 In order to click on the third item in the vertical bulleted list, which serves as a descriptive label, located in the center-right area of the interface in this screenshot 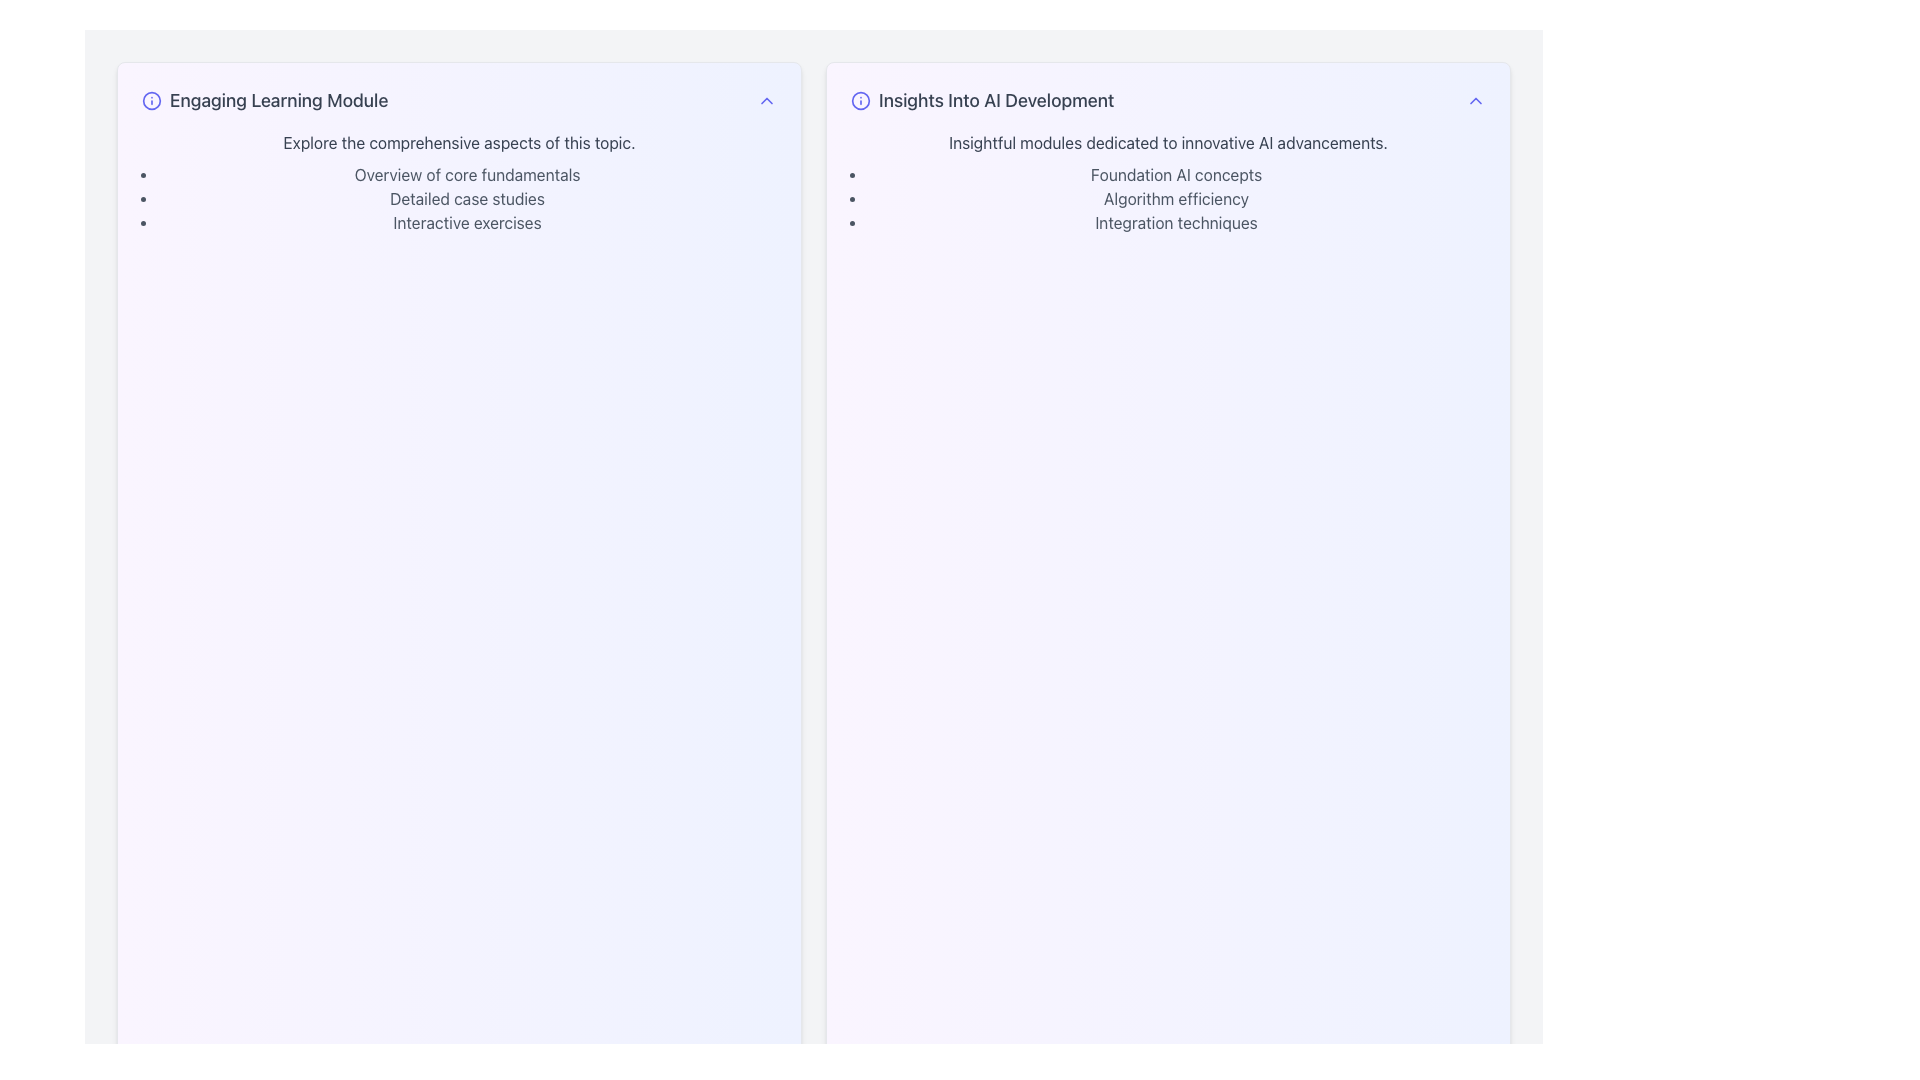, I will do `click(1176, 223)`.